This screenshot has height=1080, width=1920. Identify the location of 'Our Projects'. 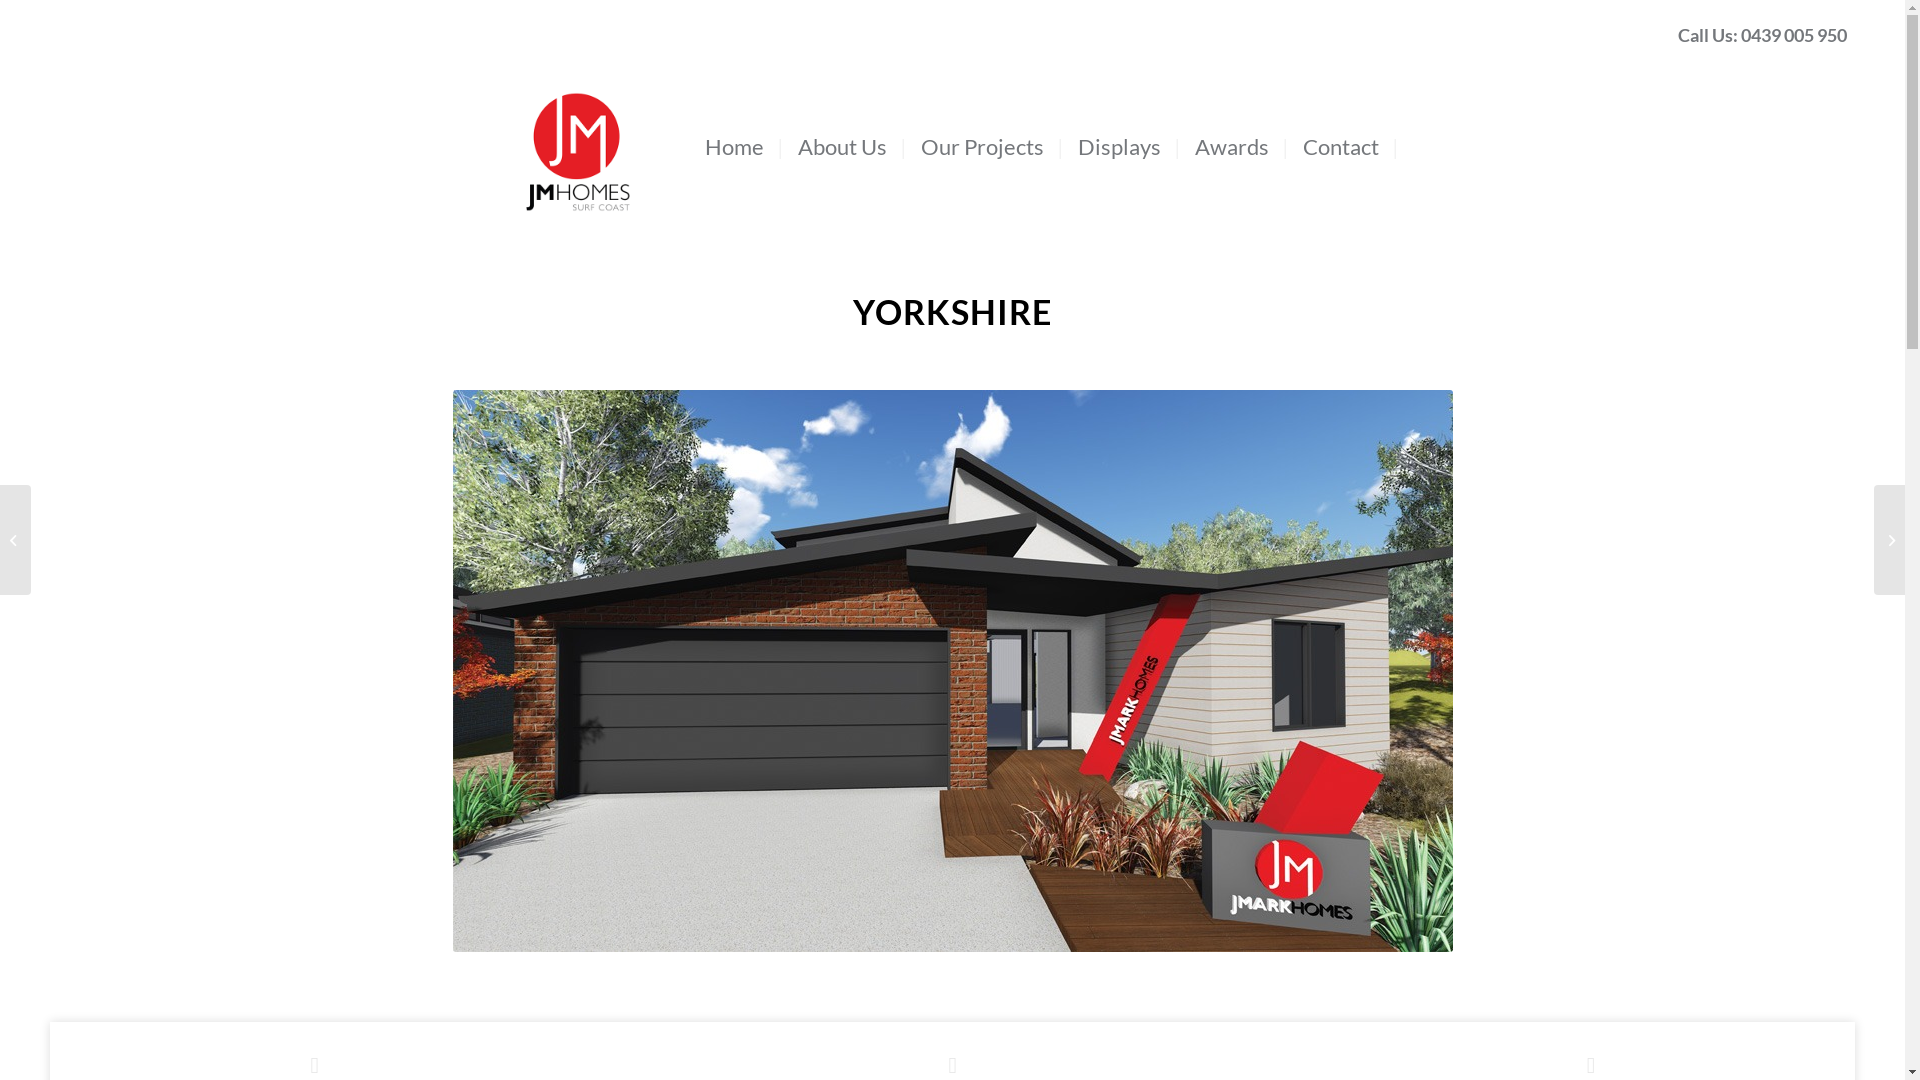
(906, 145).